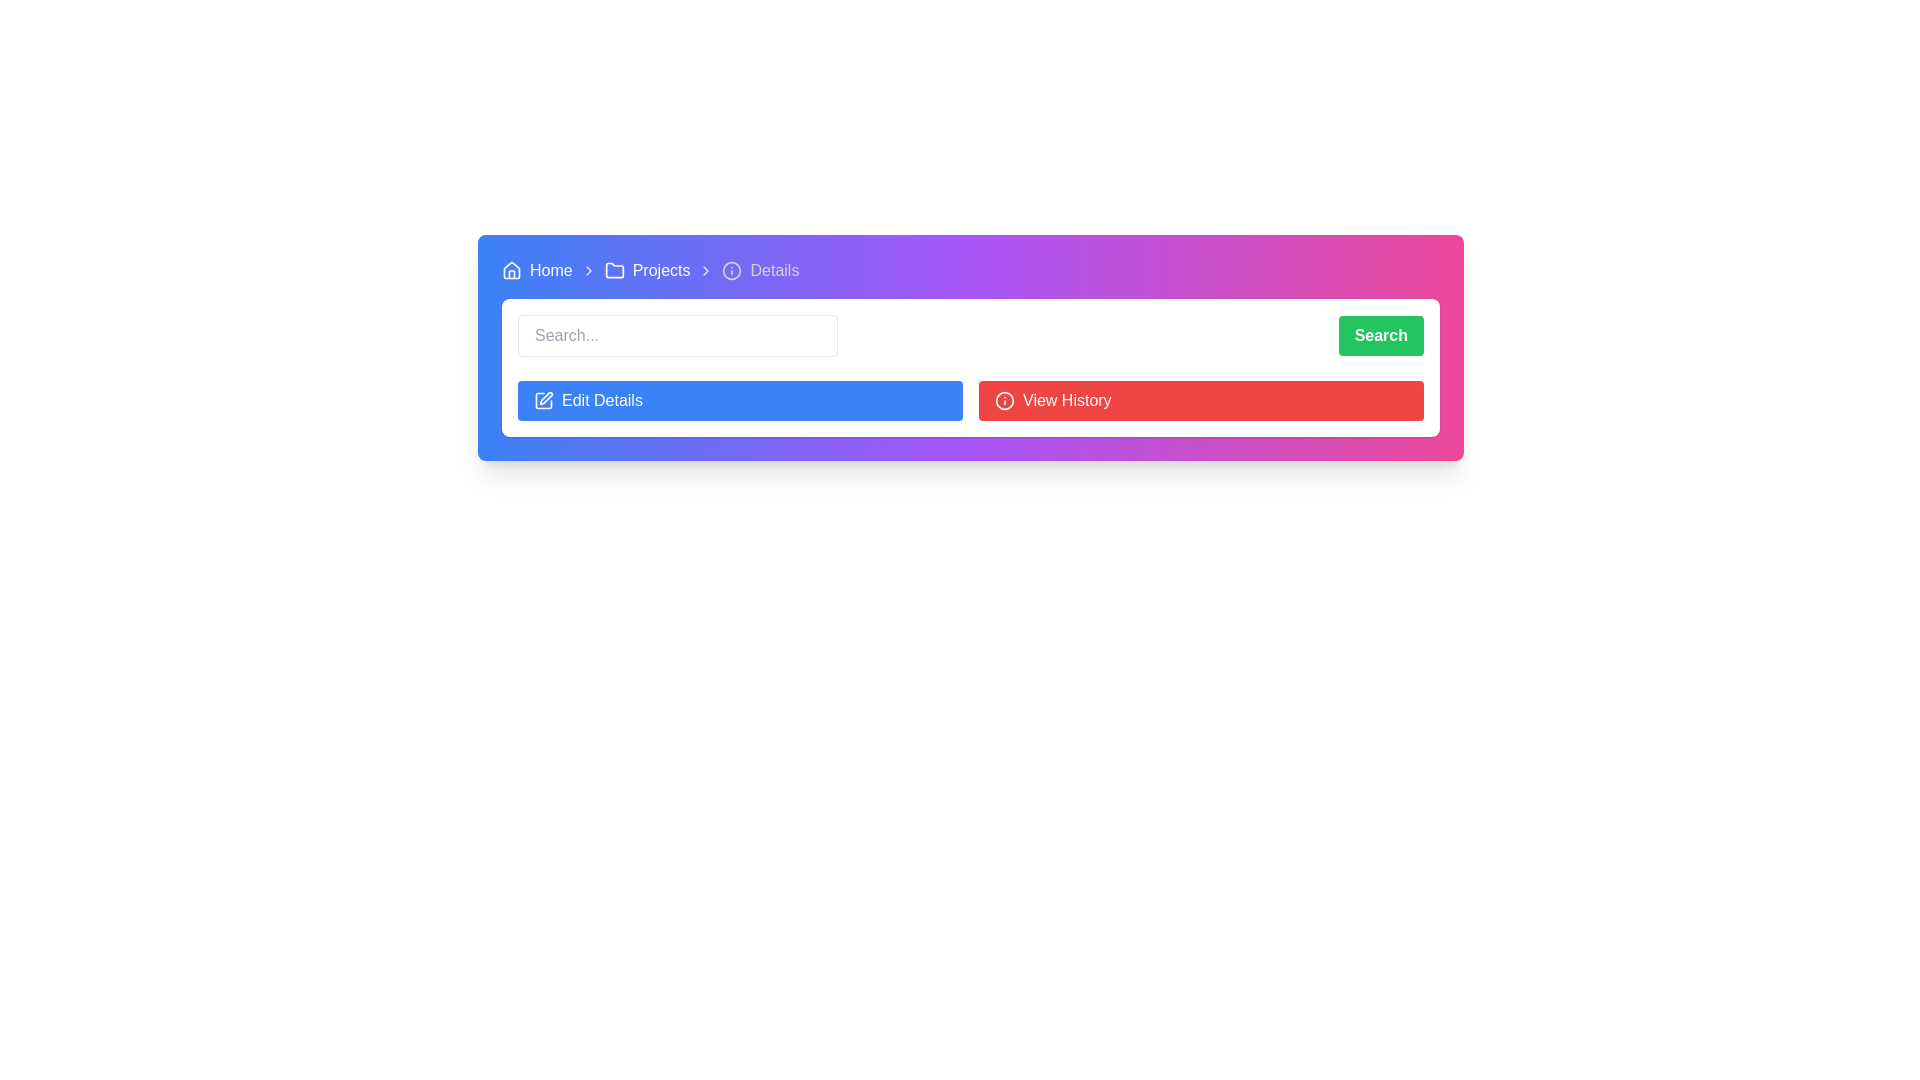 This screenshot has width=1920, height=1080. What do you see at coordinates (546, 398) in the screenshot?
I see `the 'Edit Details' button, which features a pen icon located to the left of the button's text in the bottom left corner of the interactive area` at bounding box center [546, 398].